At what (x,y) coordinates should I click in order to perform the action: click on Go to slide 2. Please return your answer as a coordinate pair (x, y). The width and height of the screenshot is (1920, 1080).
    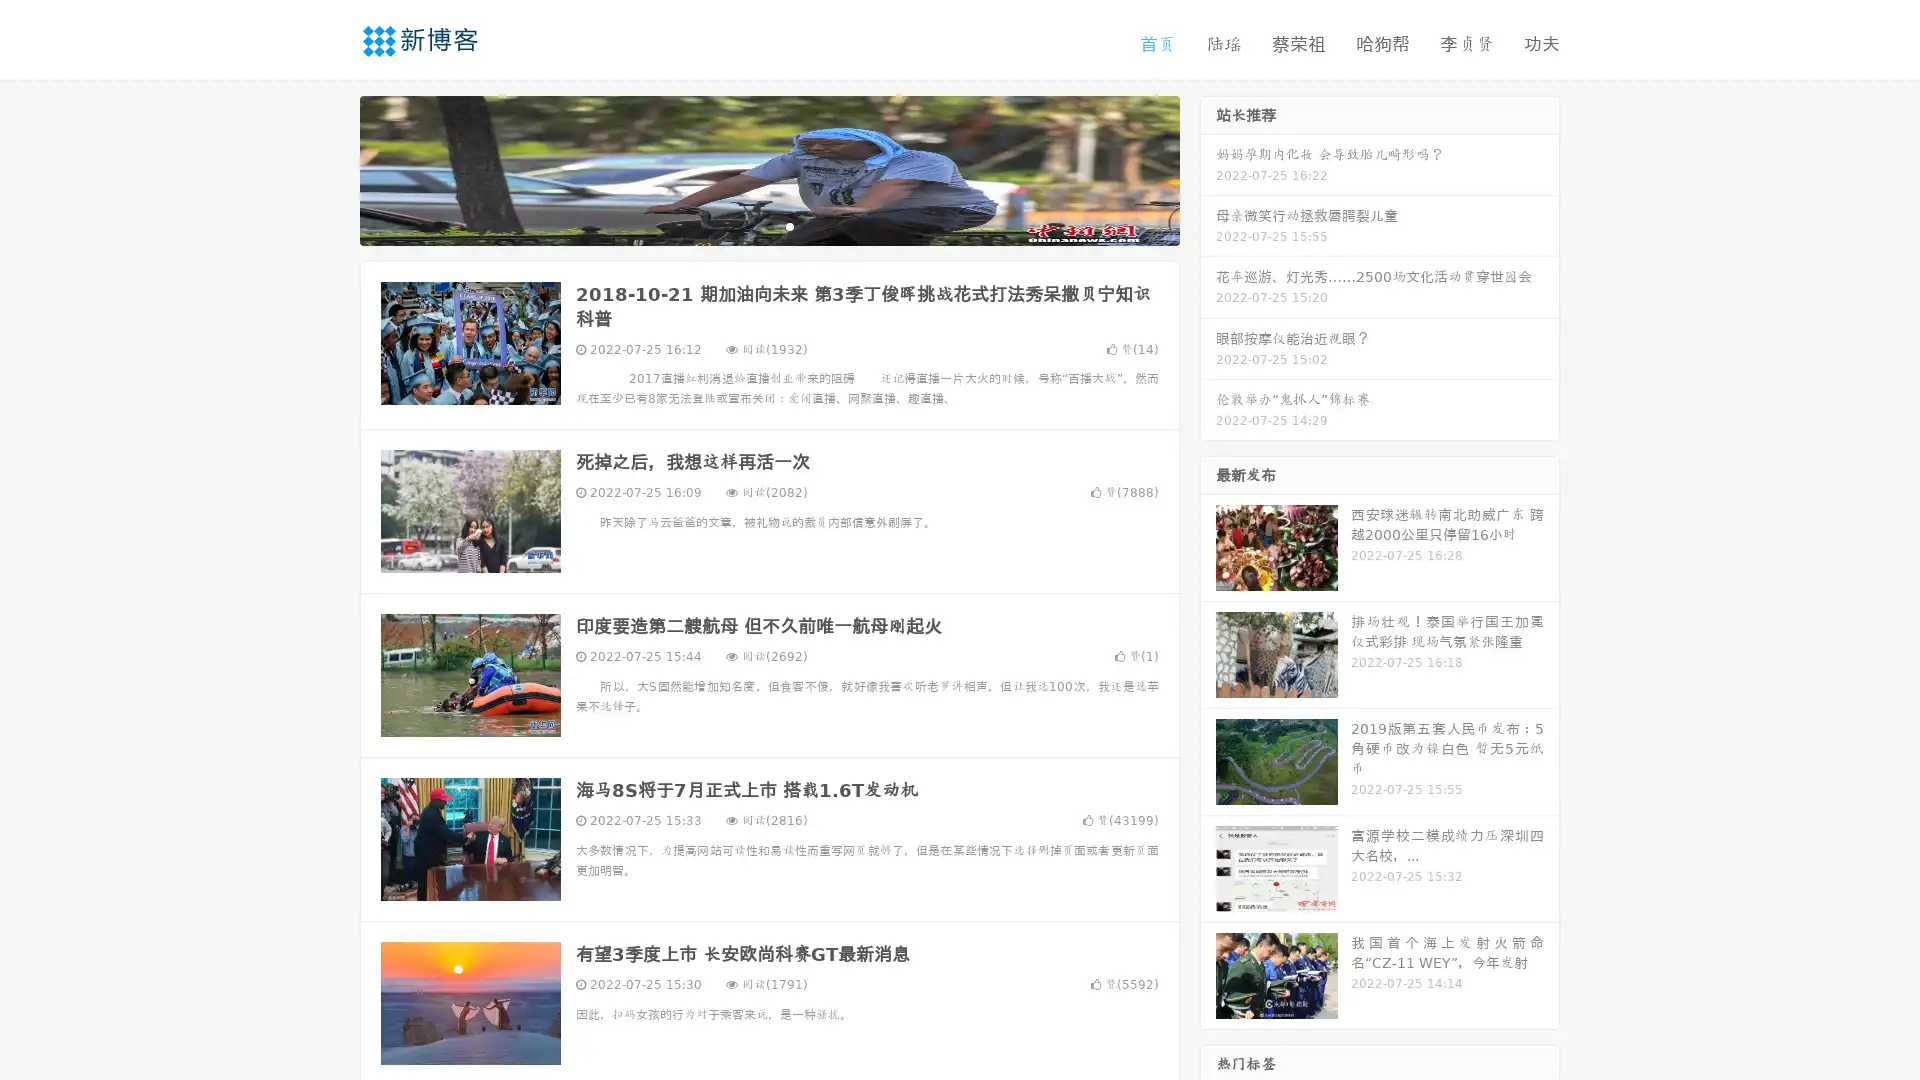
    Looking at the image, I should click on (768, 225).